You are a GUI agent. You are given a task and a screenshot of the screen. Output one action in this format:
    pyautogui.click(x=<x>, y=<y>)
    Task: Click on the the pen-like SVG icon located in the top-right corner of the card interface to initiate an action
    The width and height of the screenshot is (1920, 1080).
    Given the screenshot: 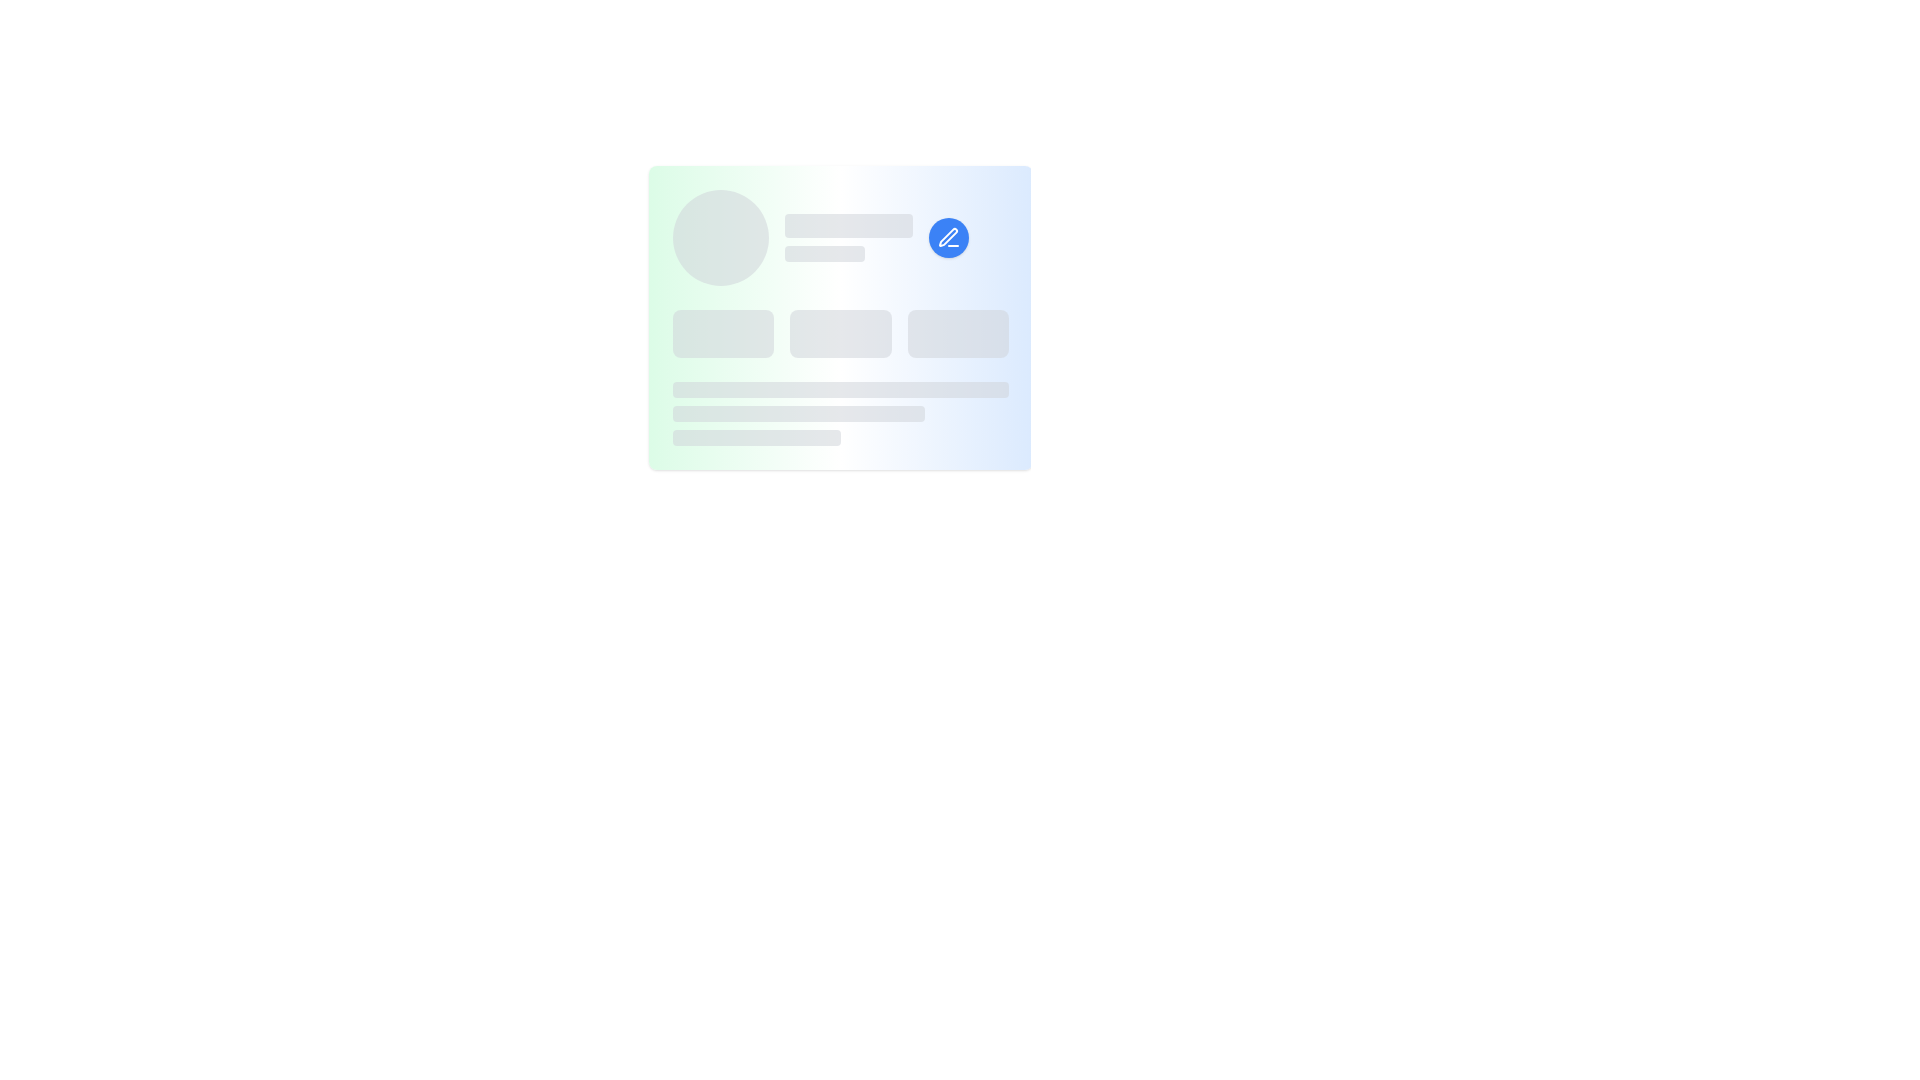 What is the action you would take?
    pyautogui.click(x=947, y=236)
    